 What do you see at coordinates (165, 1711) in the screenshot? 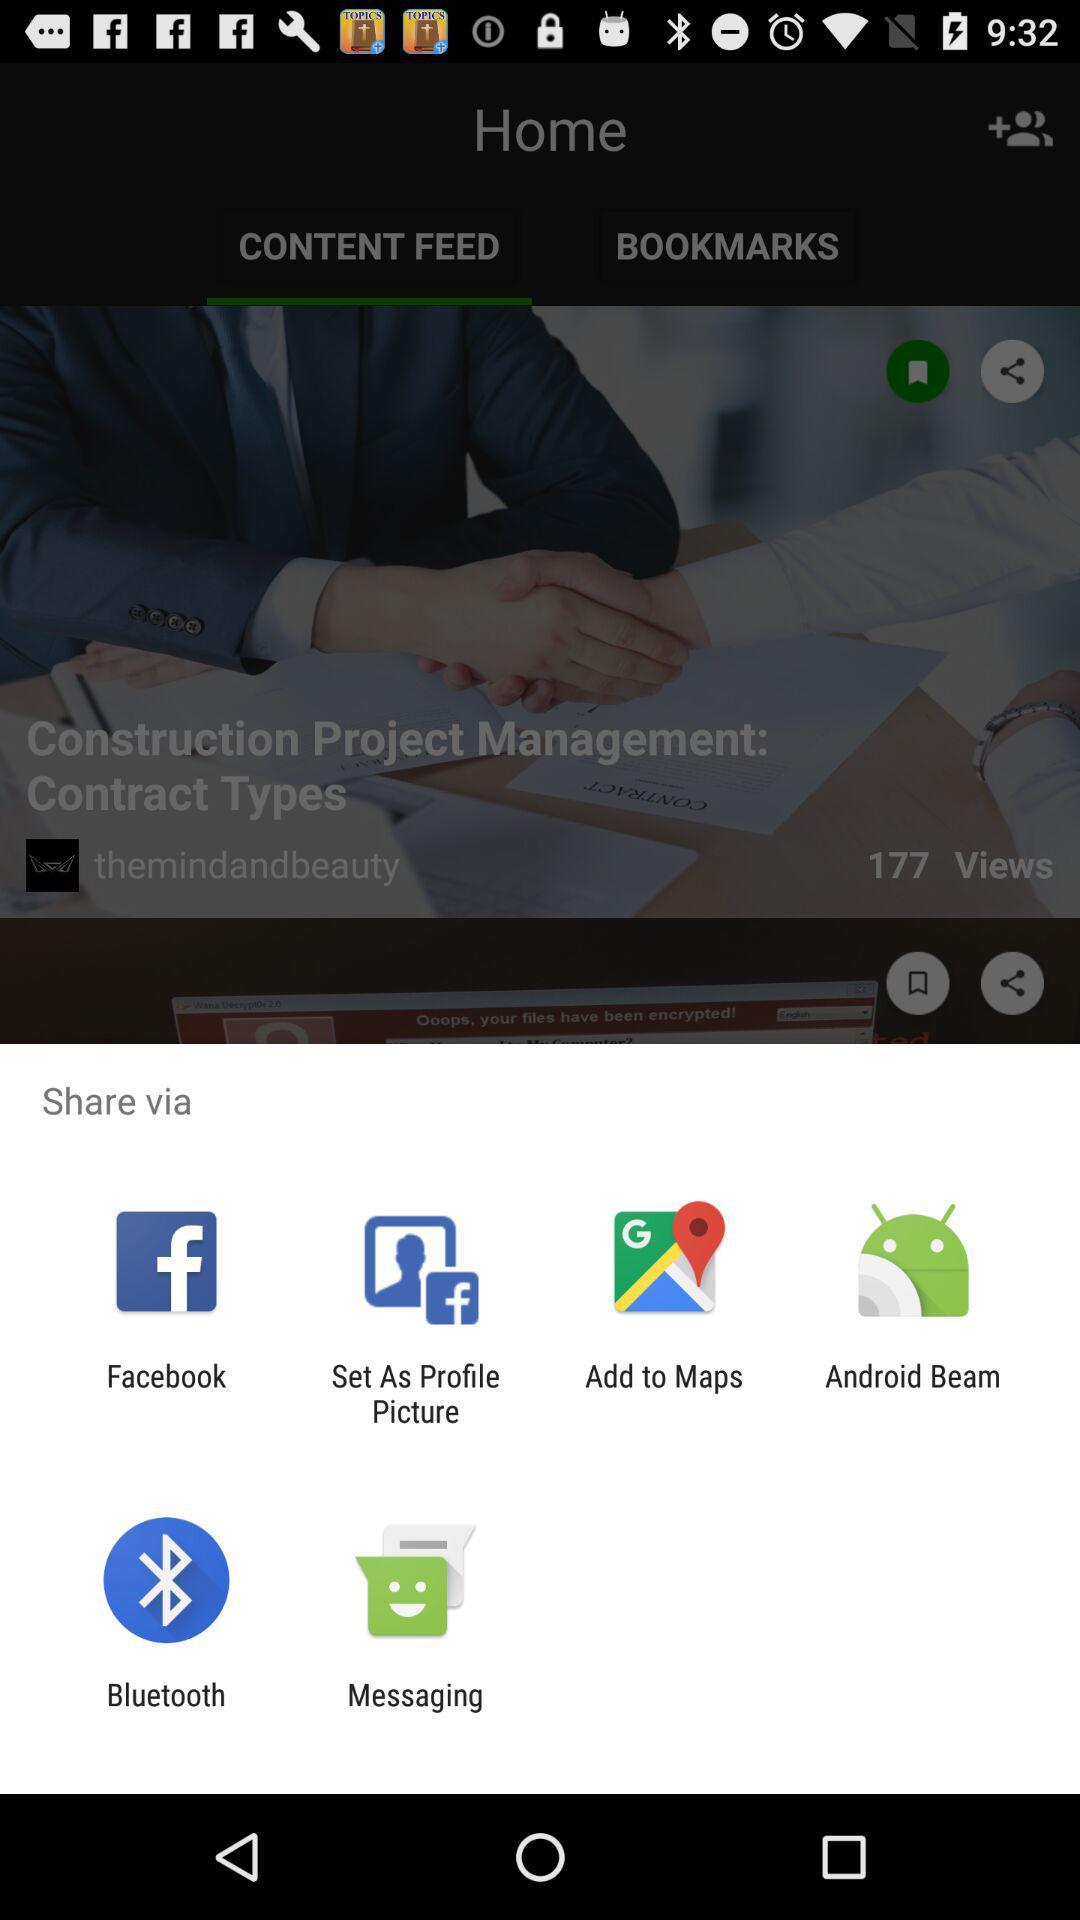
I see `the app to the left of messaging item` at bounding box center [165, 1711].